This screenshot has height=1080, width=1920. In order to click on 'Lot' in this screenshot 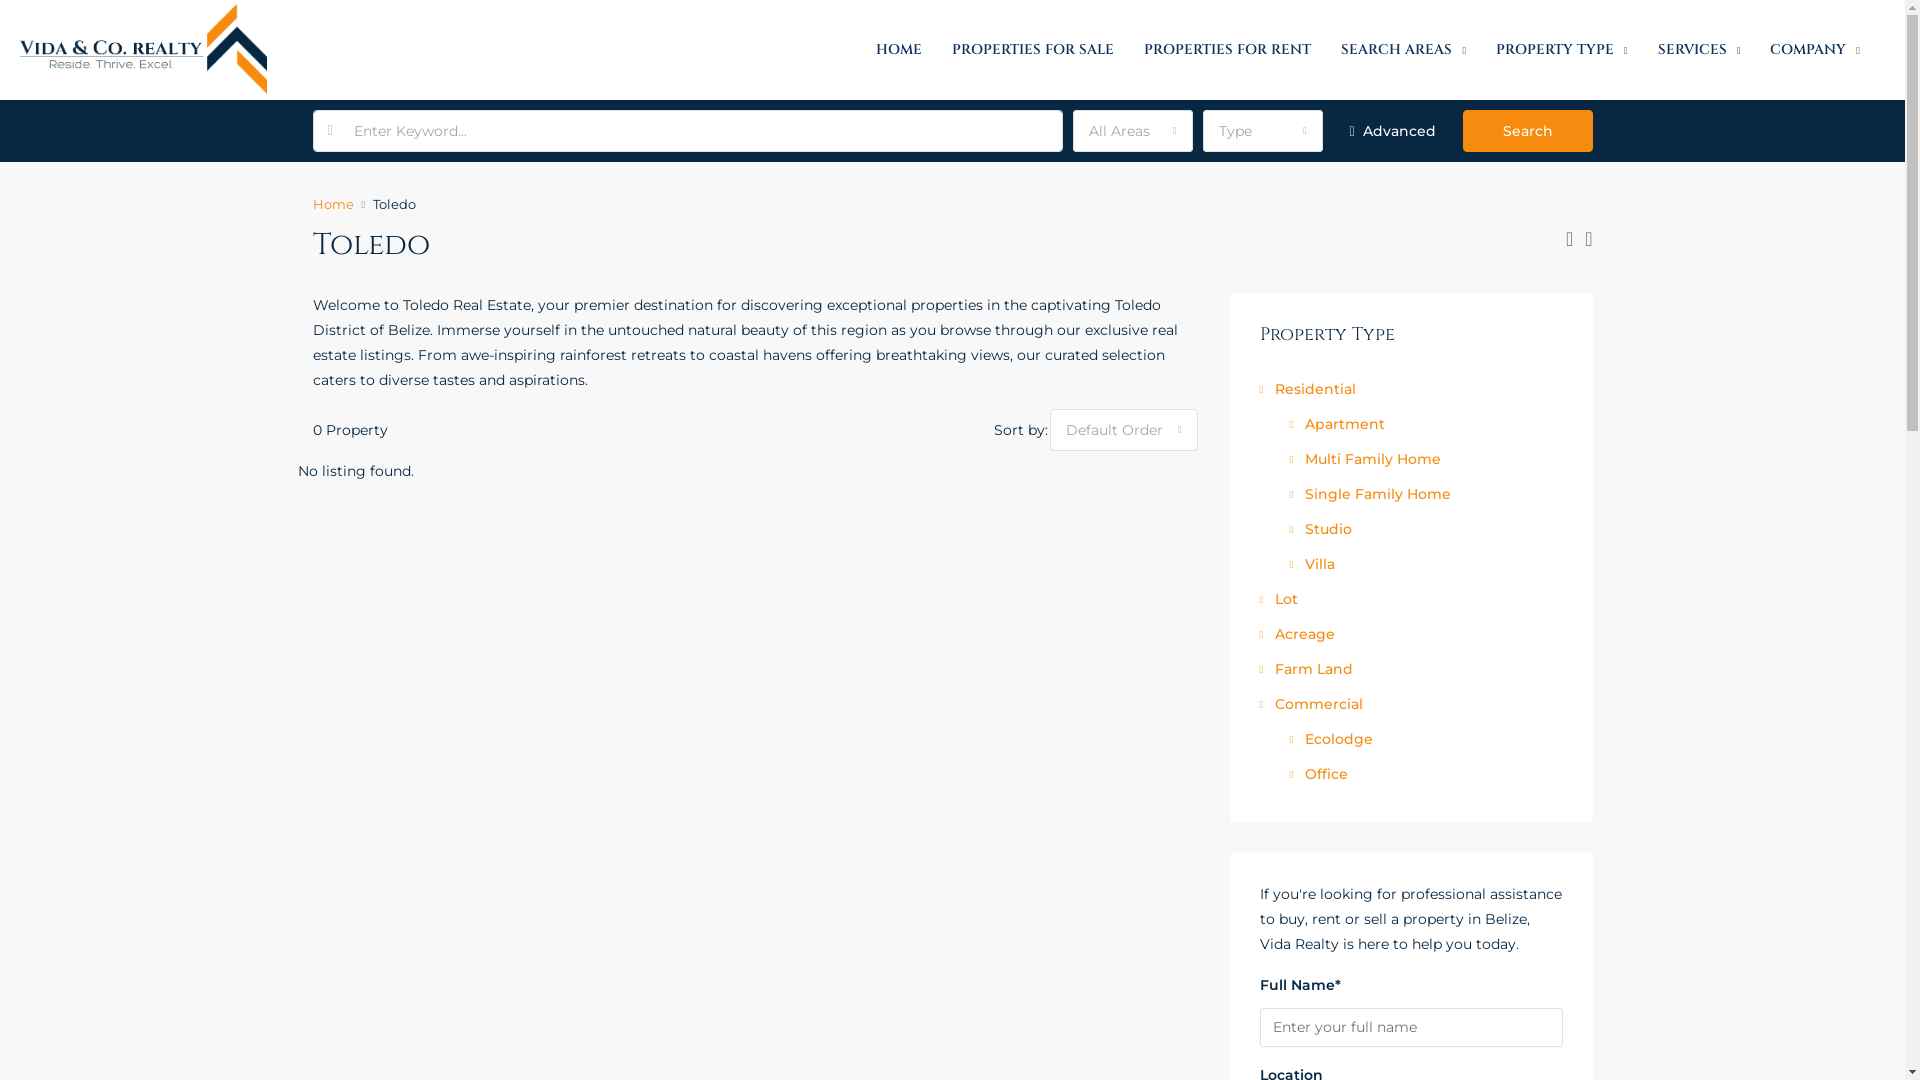, I will do `click(1277, 597)`.